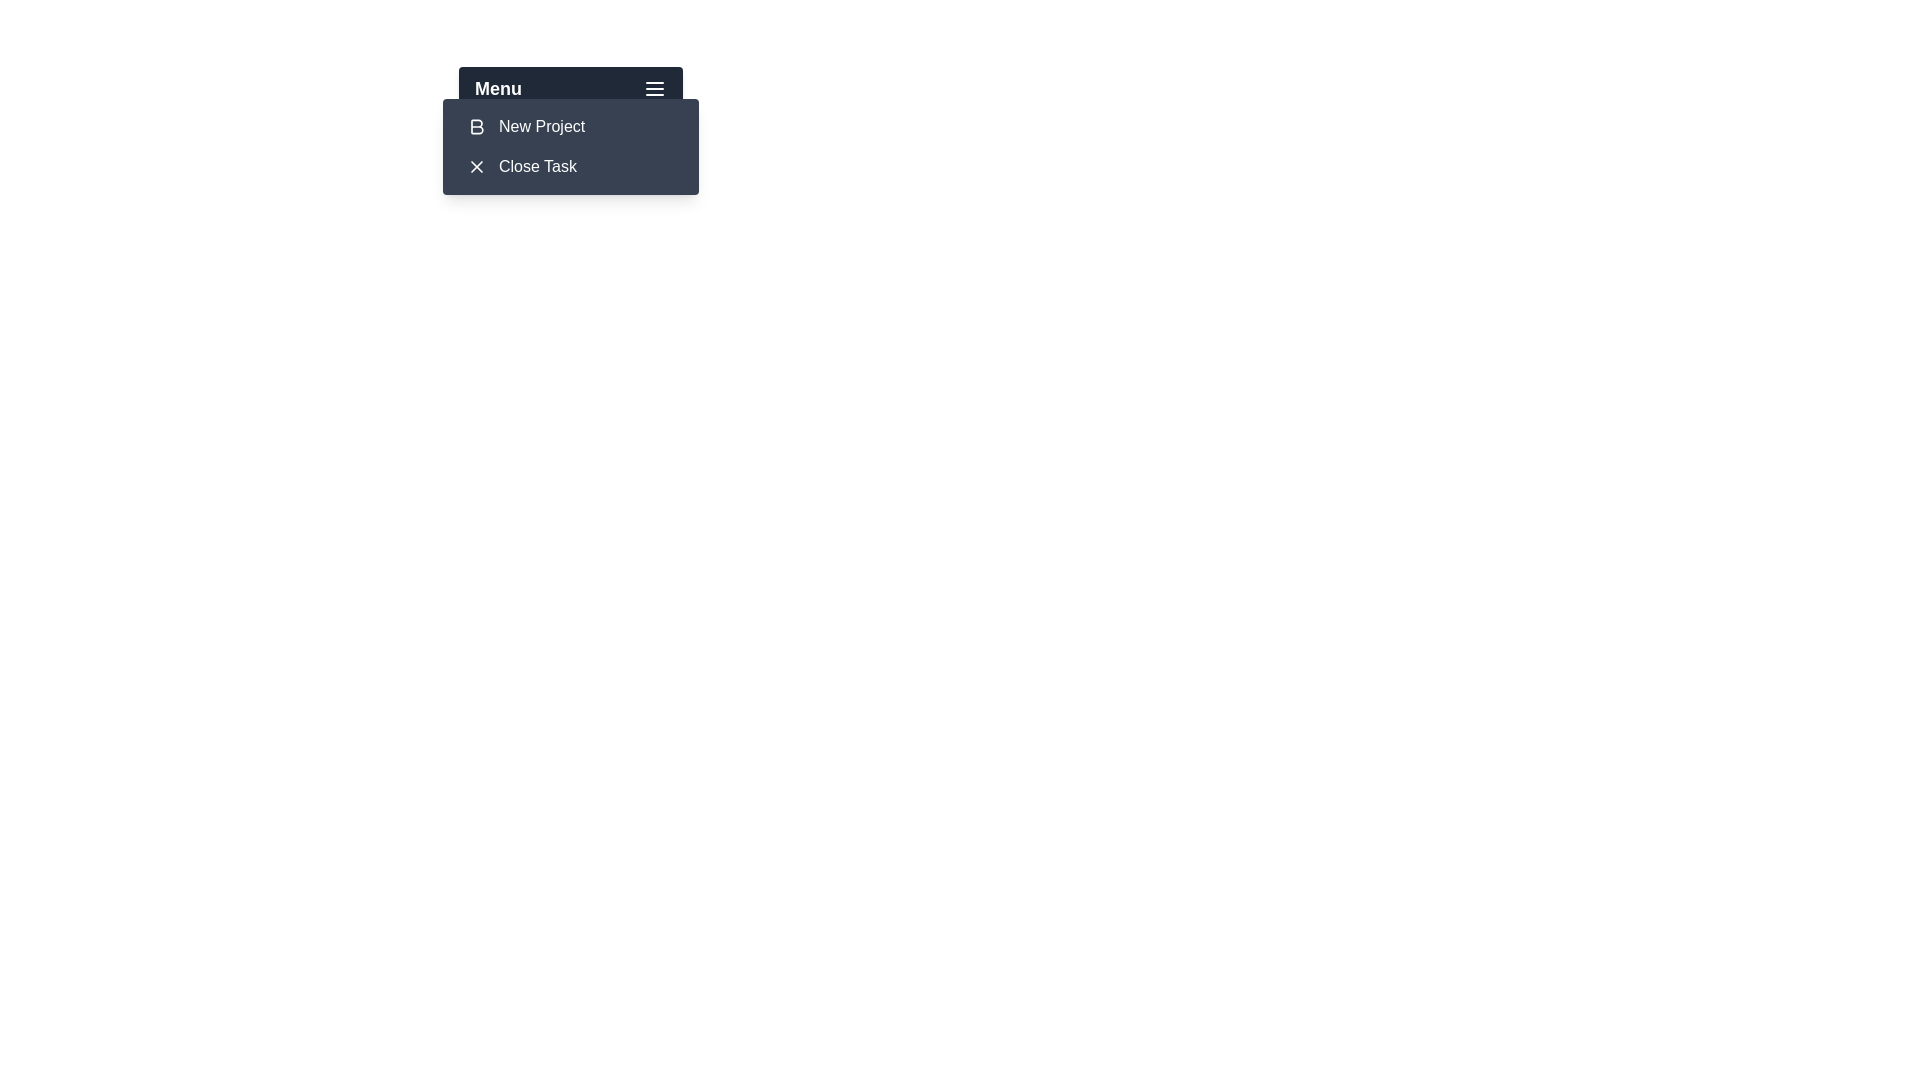 This screenshot has height=1080, width=1920. Describe the element at coordinates (654, 87) in the screenshot. I see `the toggle button located at the top-right corner of the navigation bar` at that location.